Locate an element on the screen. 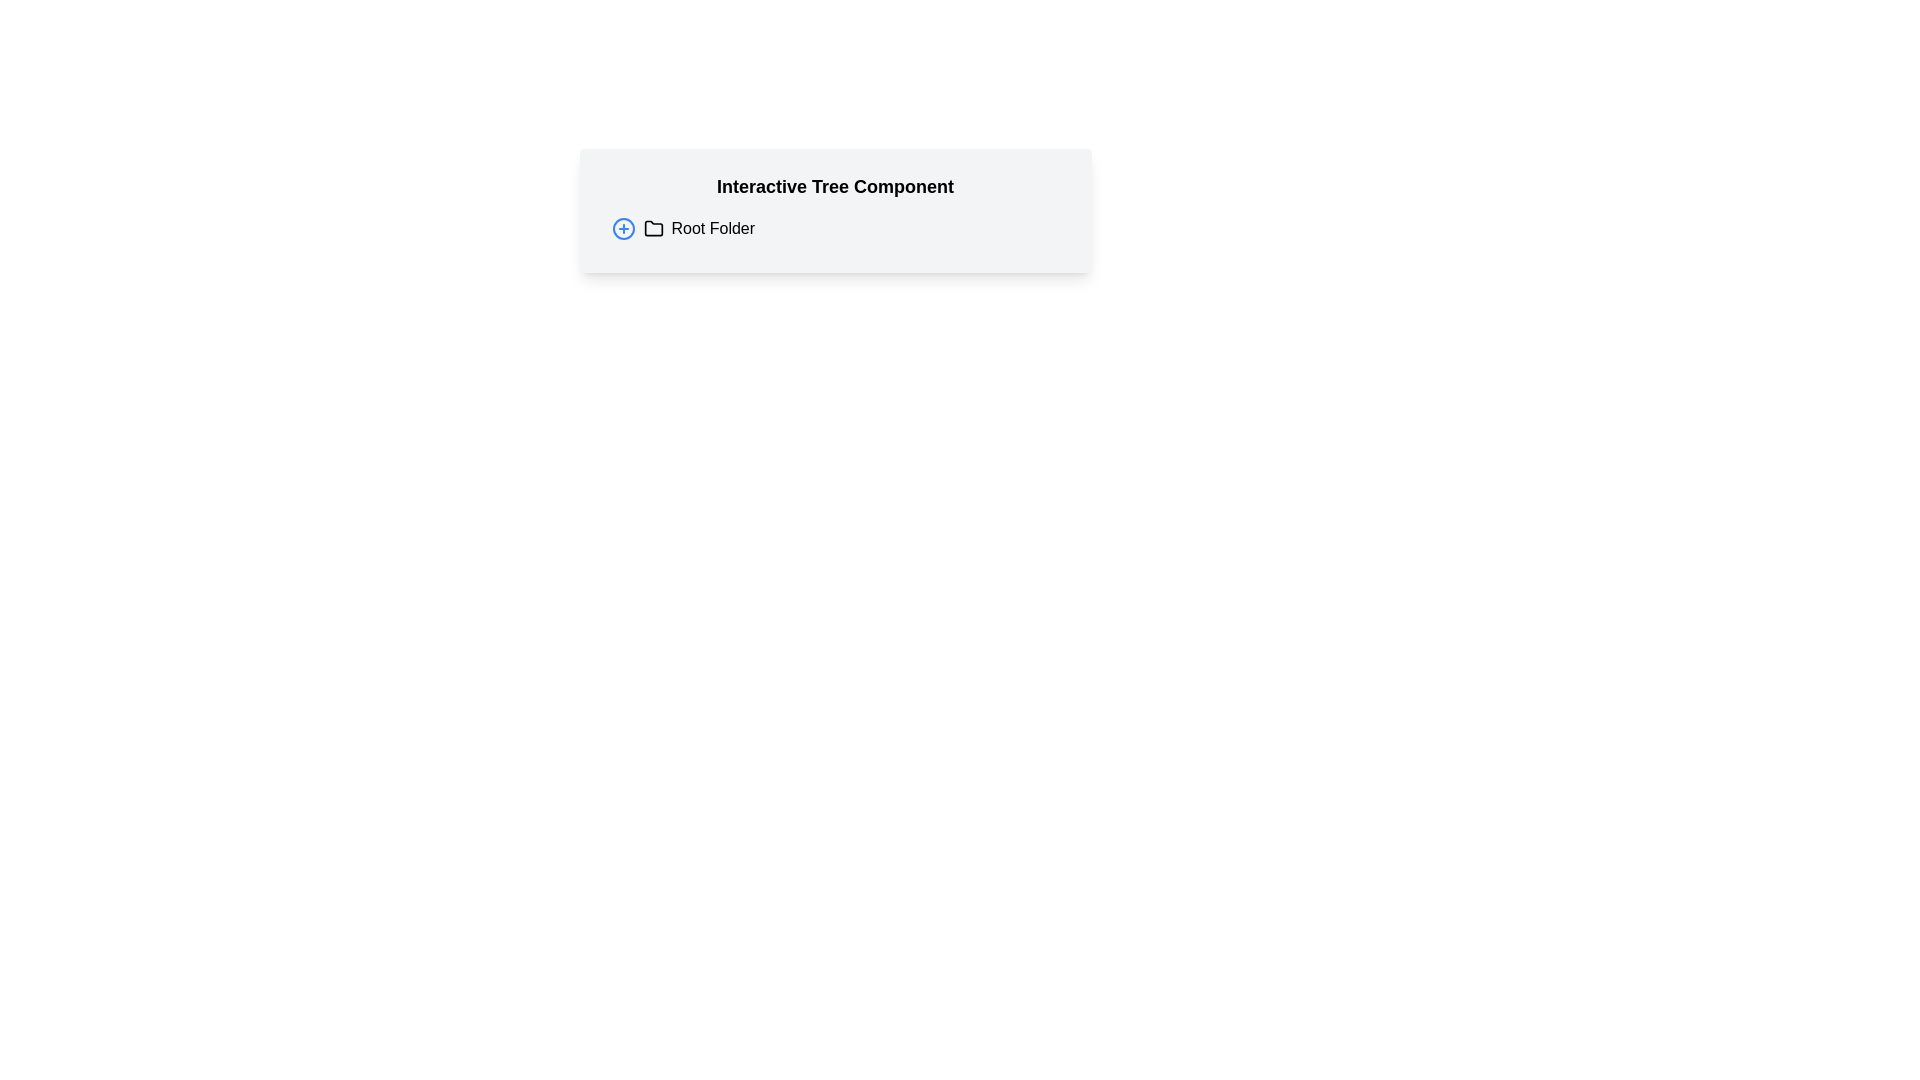 The width and height of the screenshot is (1920, 1080). the folder icon, which is positioned immediately to the left of the 'Root Folder' text in the hierarchical component is located at coordinates (653, 227).